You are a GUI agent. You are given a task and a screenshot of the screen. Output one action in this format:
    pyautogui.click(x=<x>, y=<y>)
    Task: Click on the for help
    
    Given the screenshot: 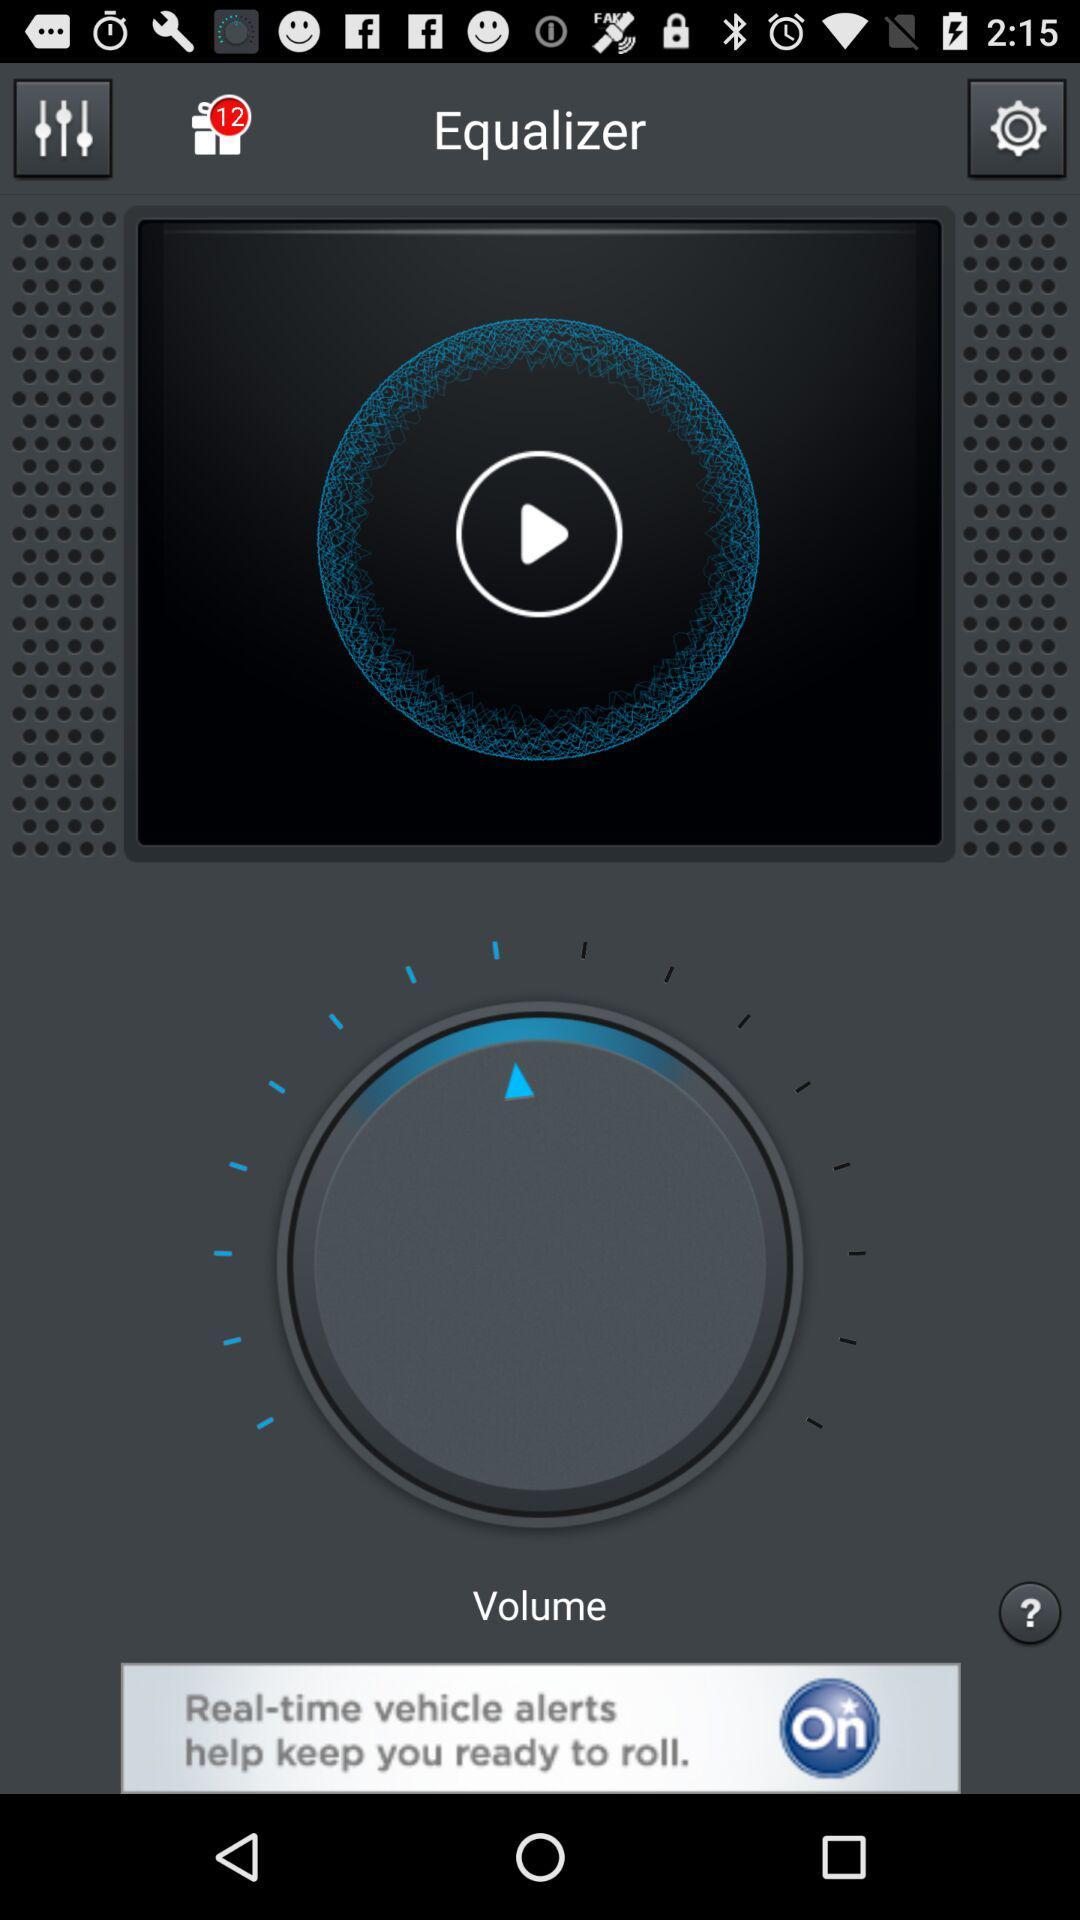 What is the action you would take?
    pyautogui.click(x=1030, y=1612)
    